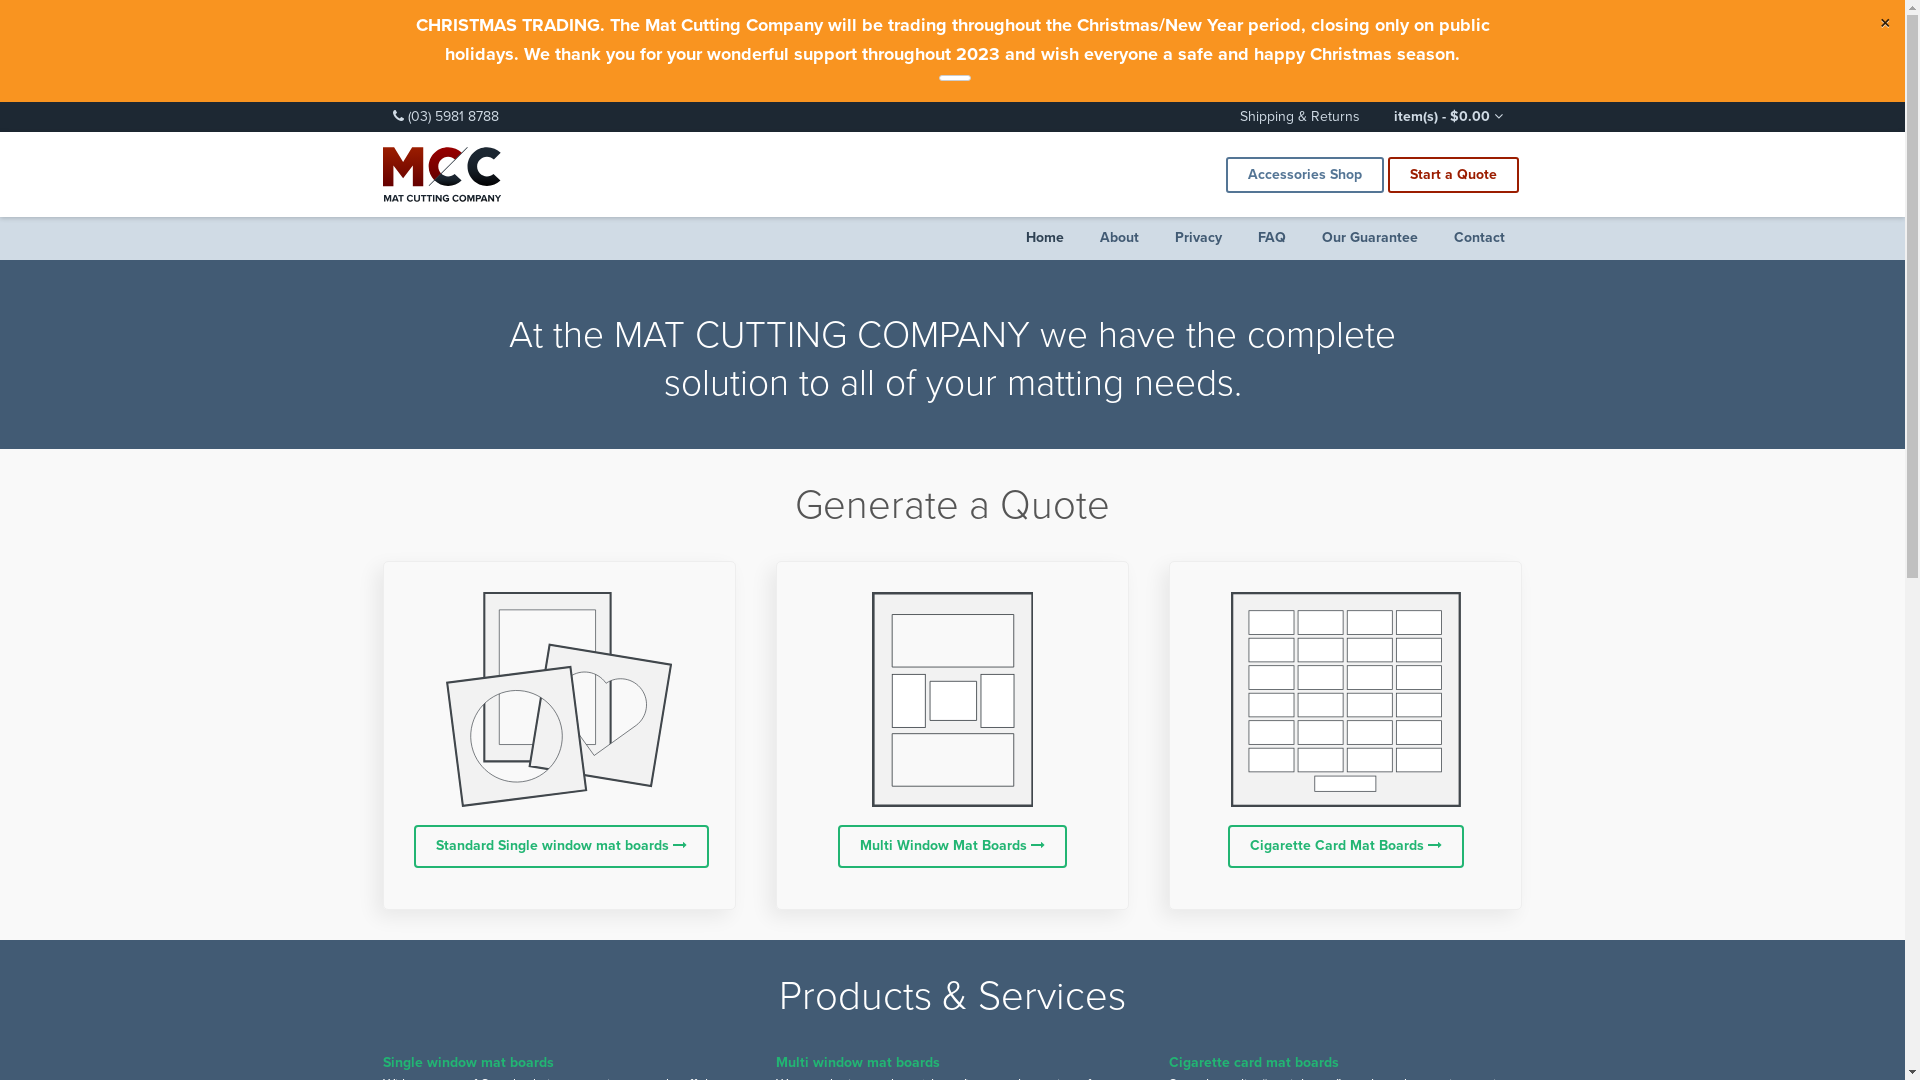  What do you see at coordinates (382, 1061) in the screenshot?
I see `'Single window mat boards'` at bounding box center [382, 1061].